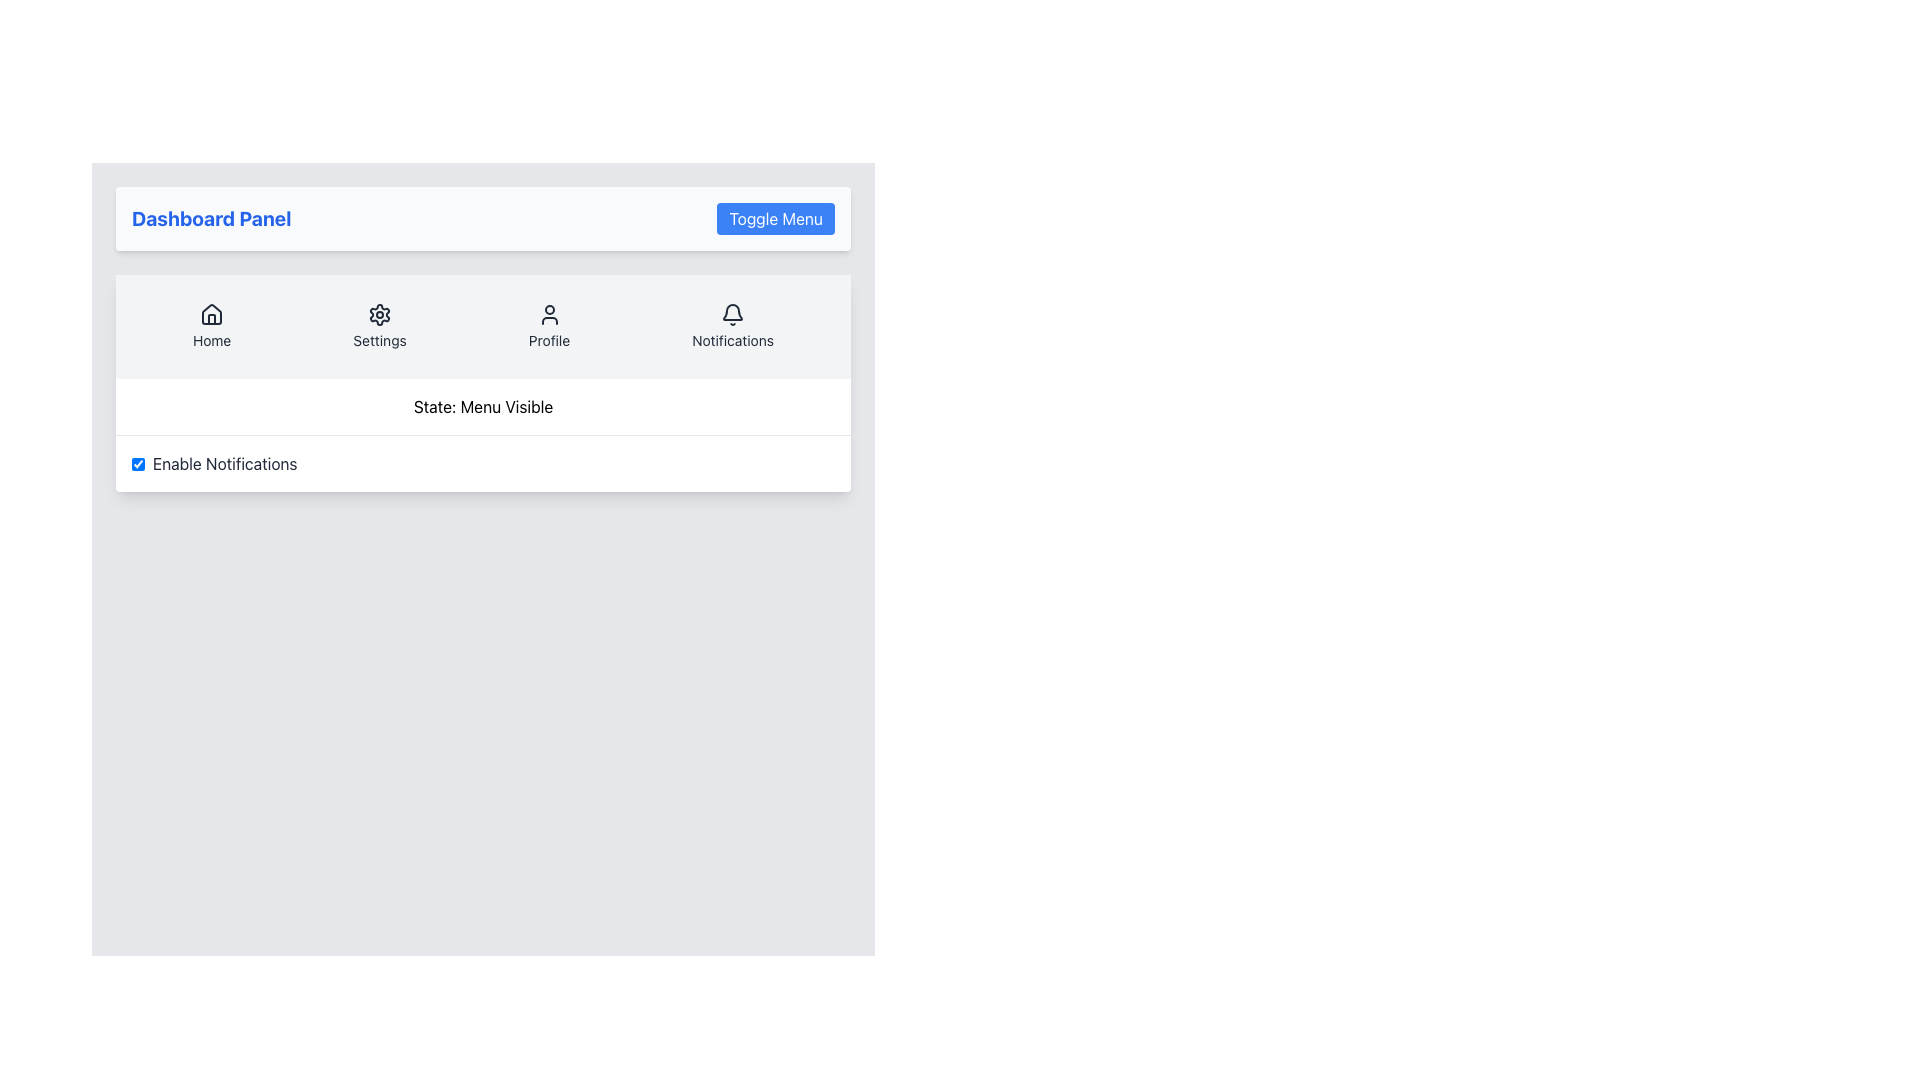 The image size is (1920, 1080). I want to click on text label 'Profile' which is styled in a smaller font and located under the user profile icon in the navigation menu, so click(549, 339).